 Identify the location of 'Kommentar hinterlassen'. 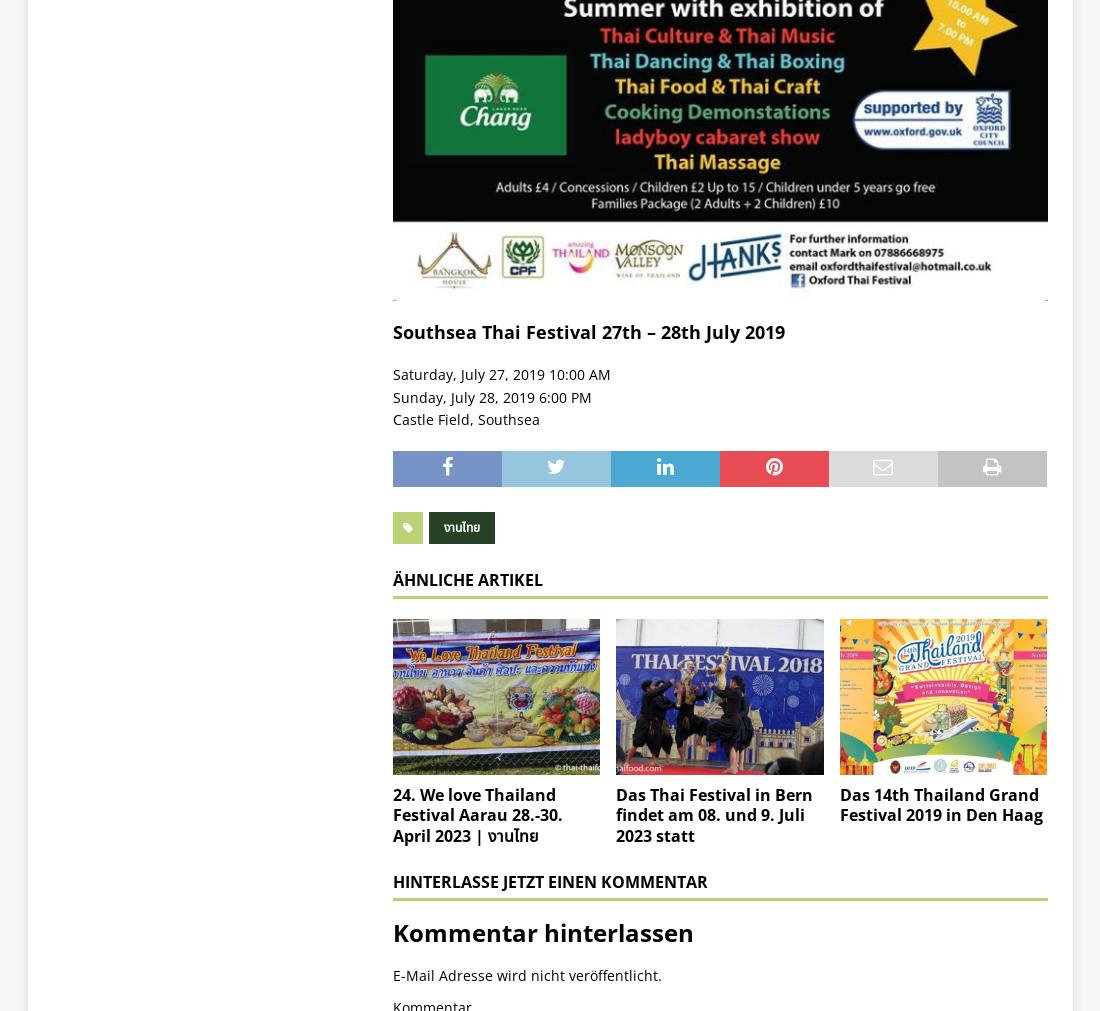
(542, 931).